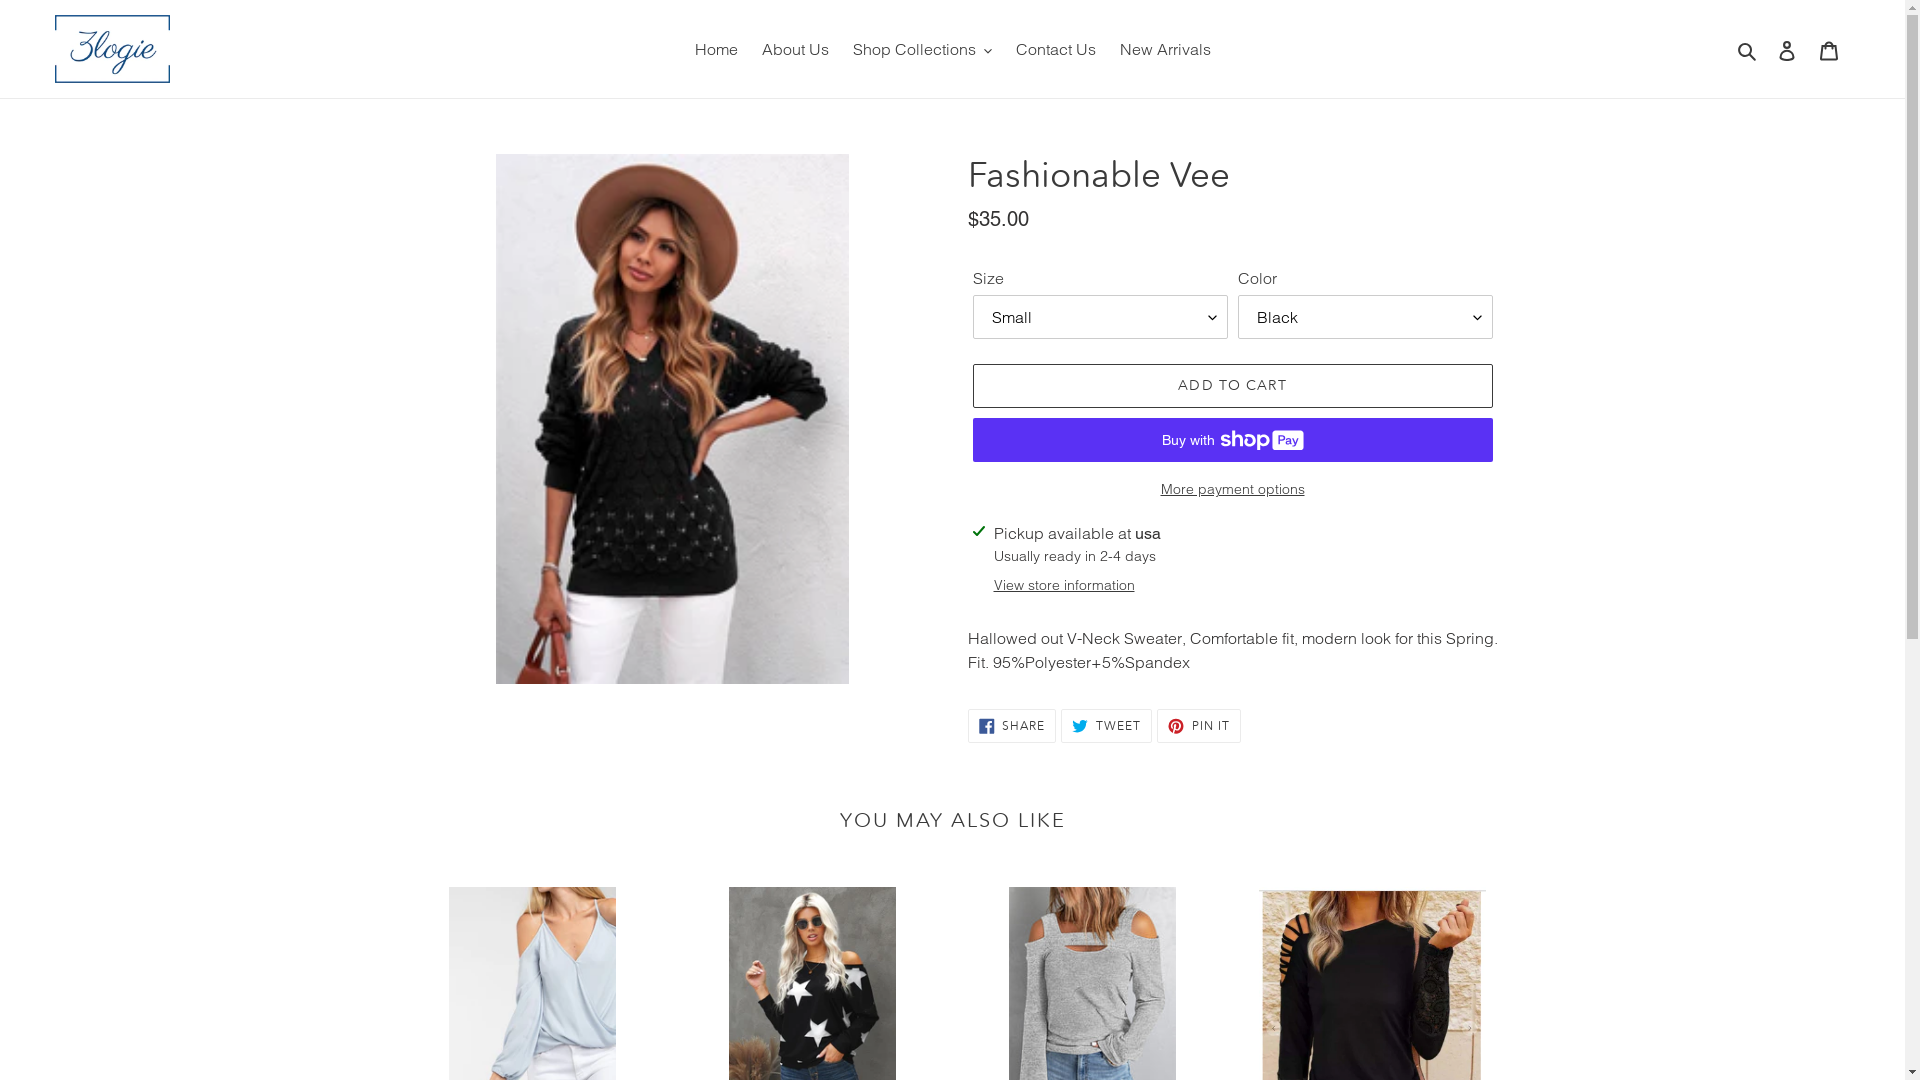  I want to click on 'Cart', so click(1828, 48).